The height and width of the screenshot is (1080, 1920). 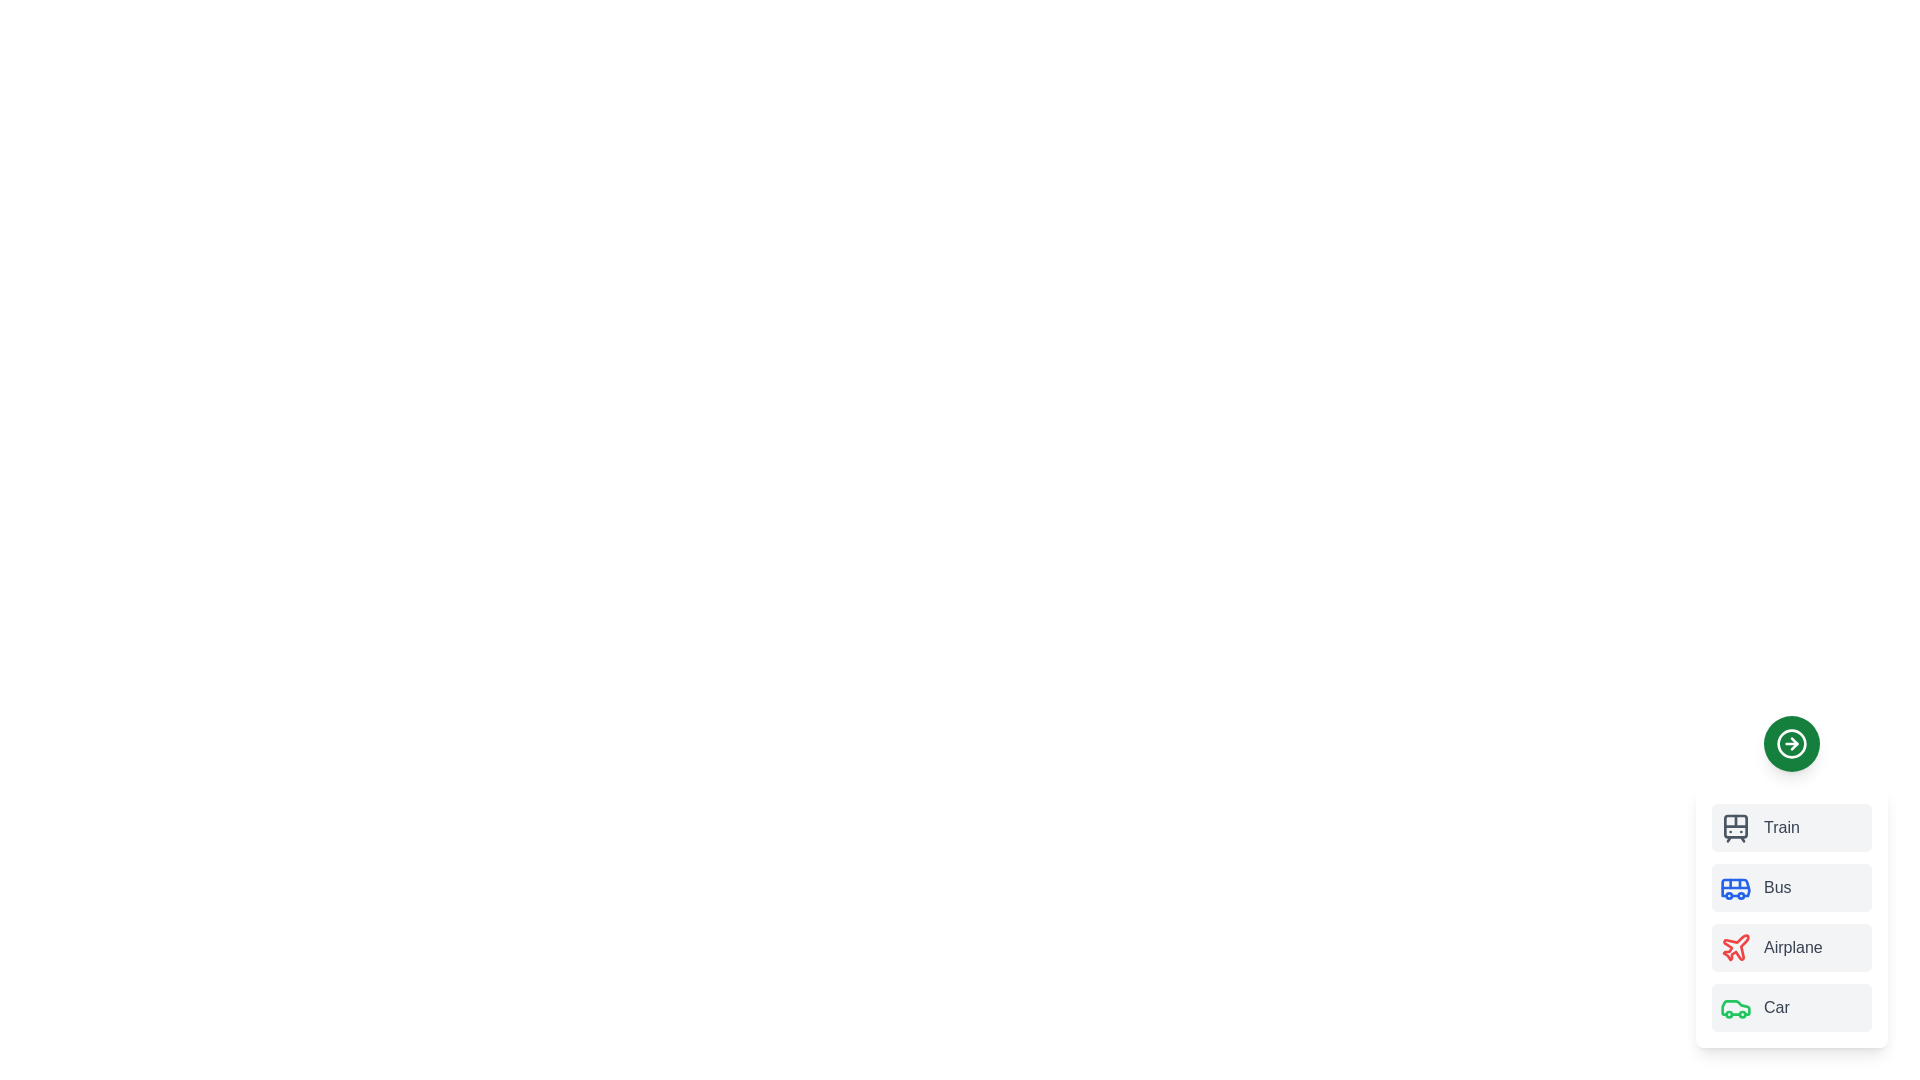 What do you see at coordinates (1791, 744) in the screenshot?
I see `the green button to toggle the menu visibility` at bounding box center [1791, 744].